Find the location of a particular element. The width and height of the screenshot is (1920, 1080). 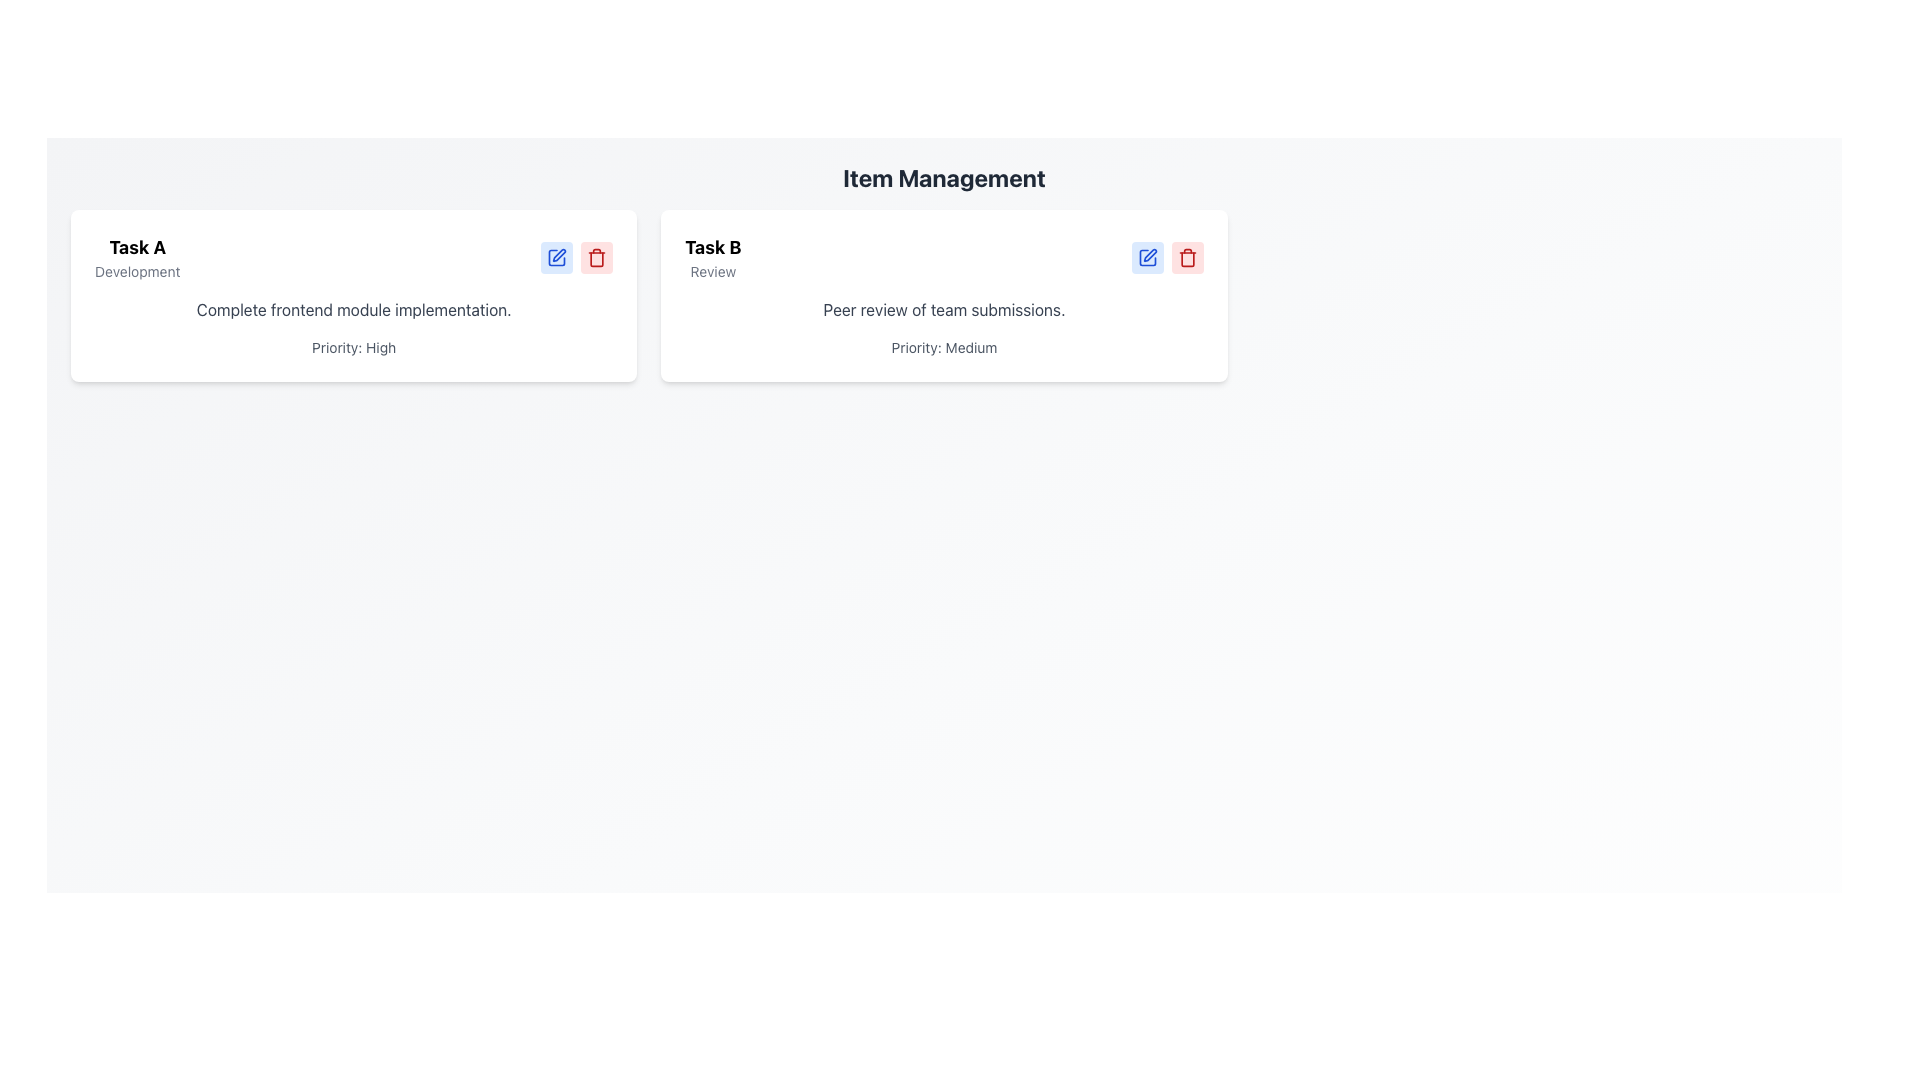

the pen-shaped edit icon located at the top-right corner of the card labeled 'Task B' is located at coordinates (1150, 254).